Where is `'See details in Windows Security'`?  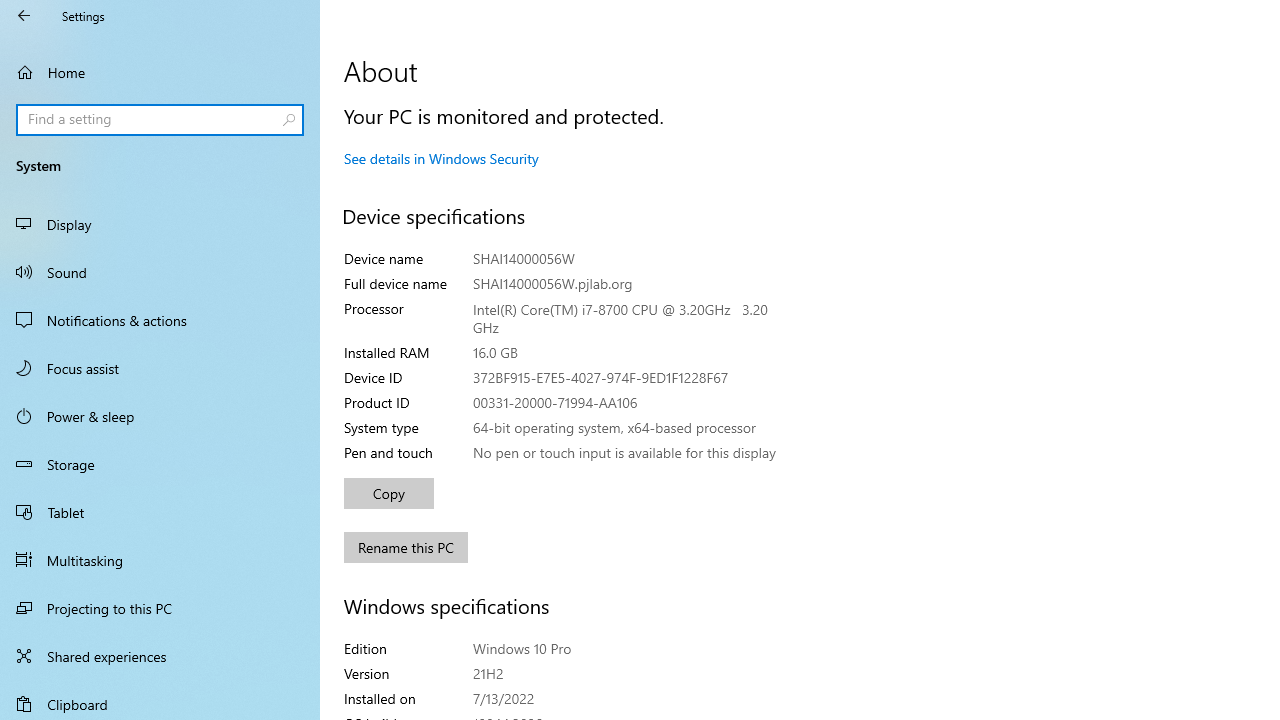
'See details in Windows Security' is located at coordinates (440, 157).